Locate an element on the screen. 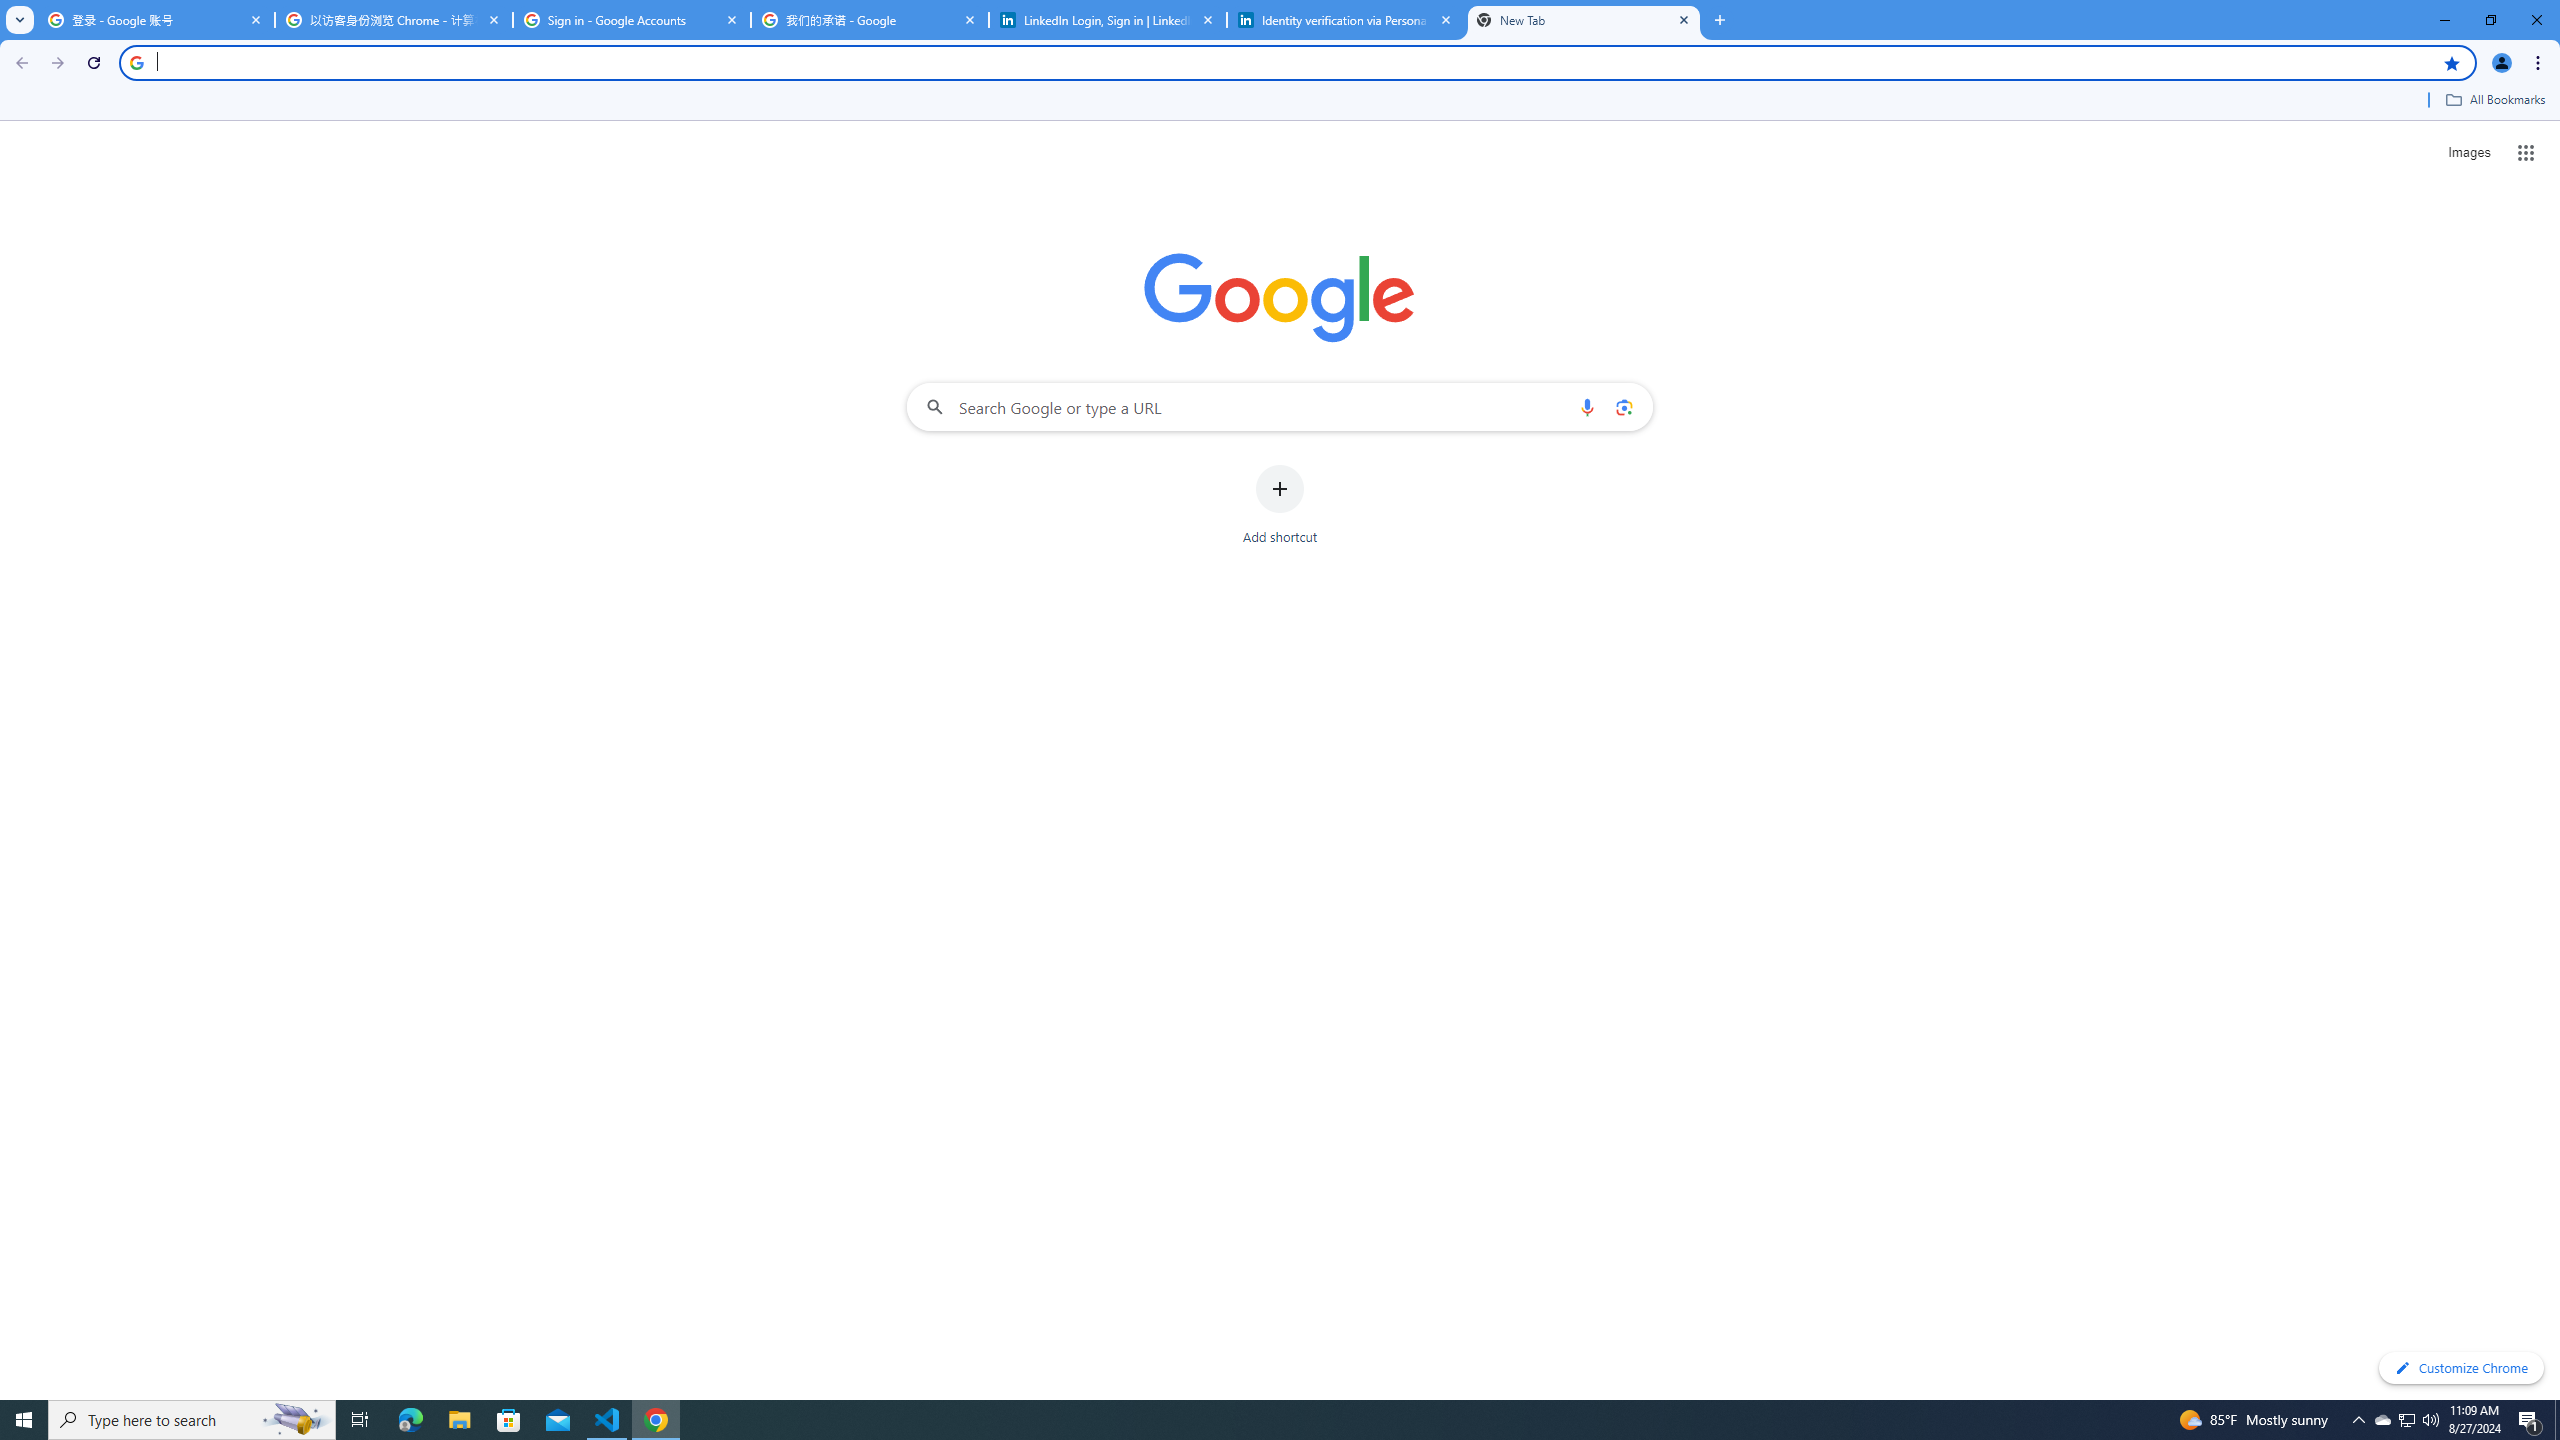 Image resolution: width=2560 pixels, height=1440 pixels. 'Forward' is located at coordinates (57, 62).